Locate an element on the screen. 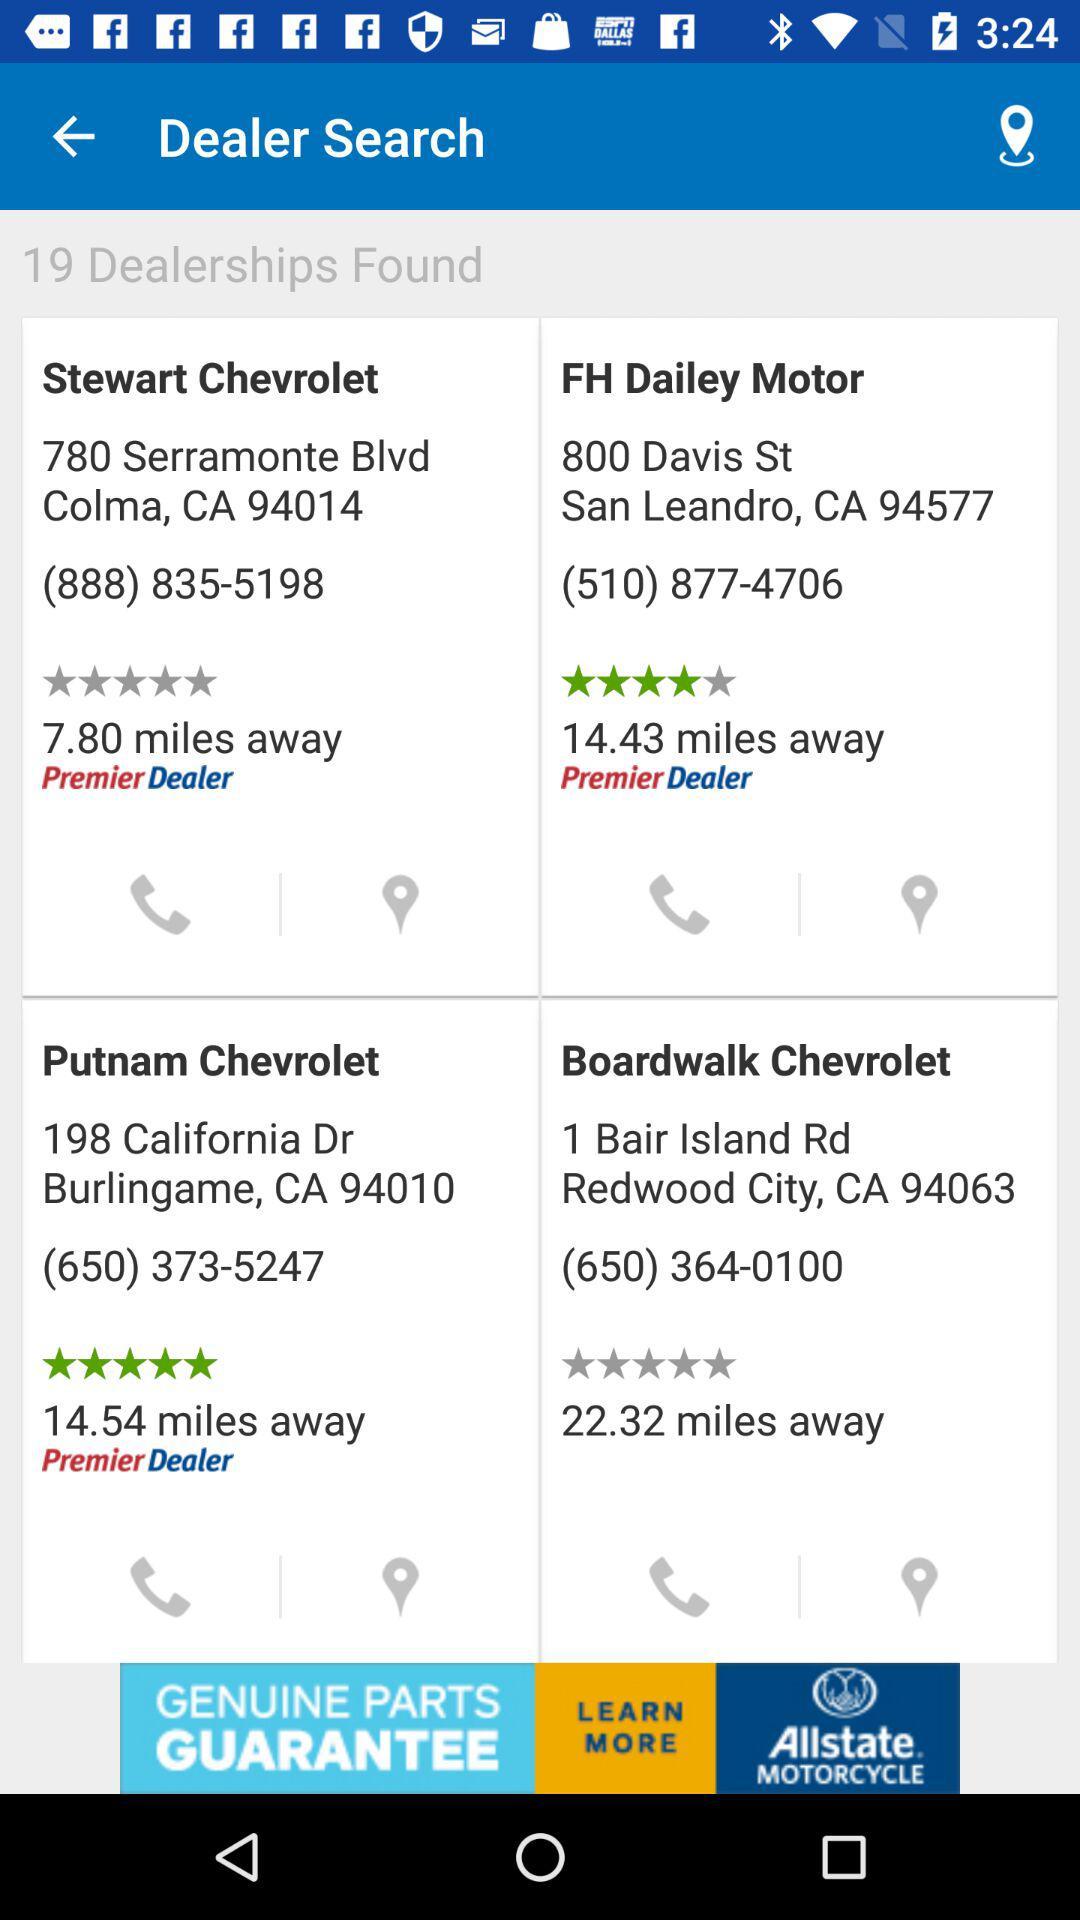 The height and width of the screenshot is (1920, 1080). location is located at coordinates (919, 1586).